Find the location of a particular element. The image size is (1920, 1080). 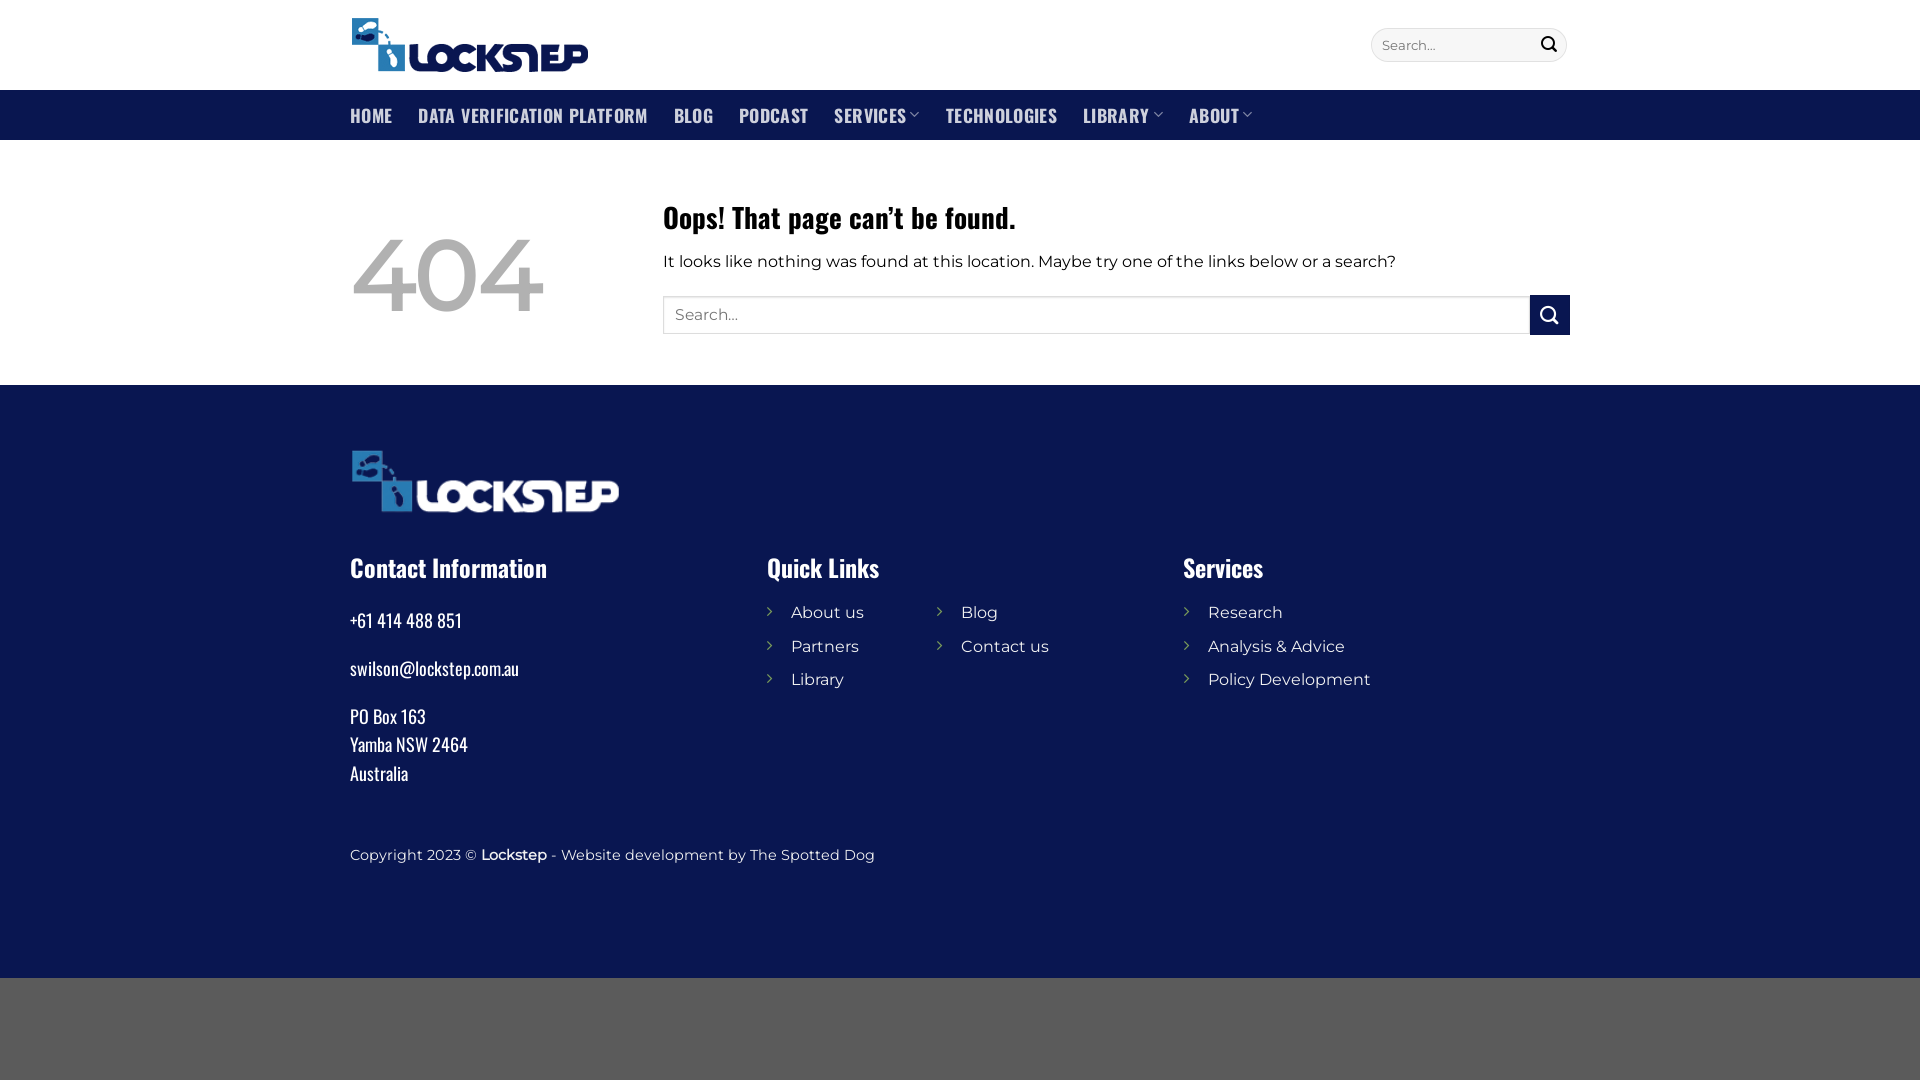

'Analysis & Advice' is located at coordinates (1275, 646).